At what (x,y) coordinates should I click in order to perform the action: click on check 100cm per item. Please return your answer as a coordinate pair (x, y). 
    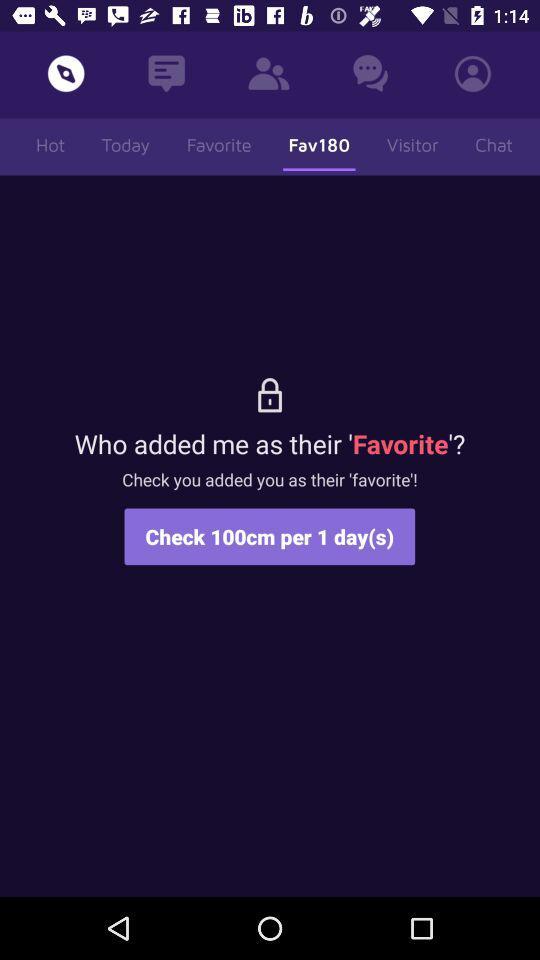
    Looking at the image, I should click on (269, 535).